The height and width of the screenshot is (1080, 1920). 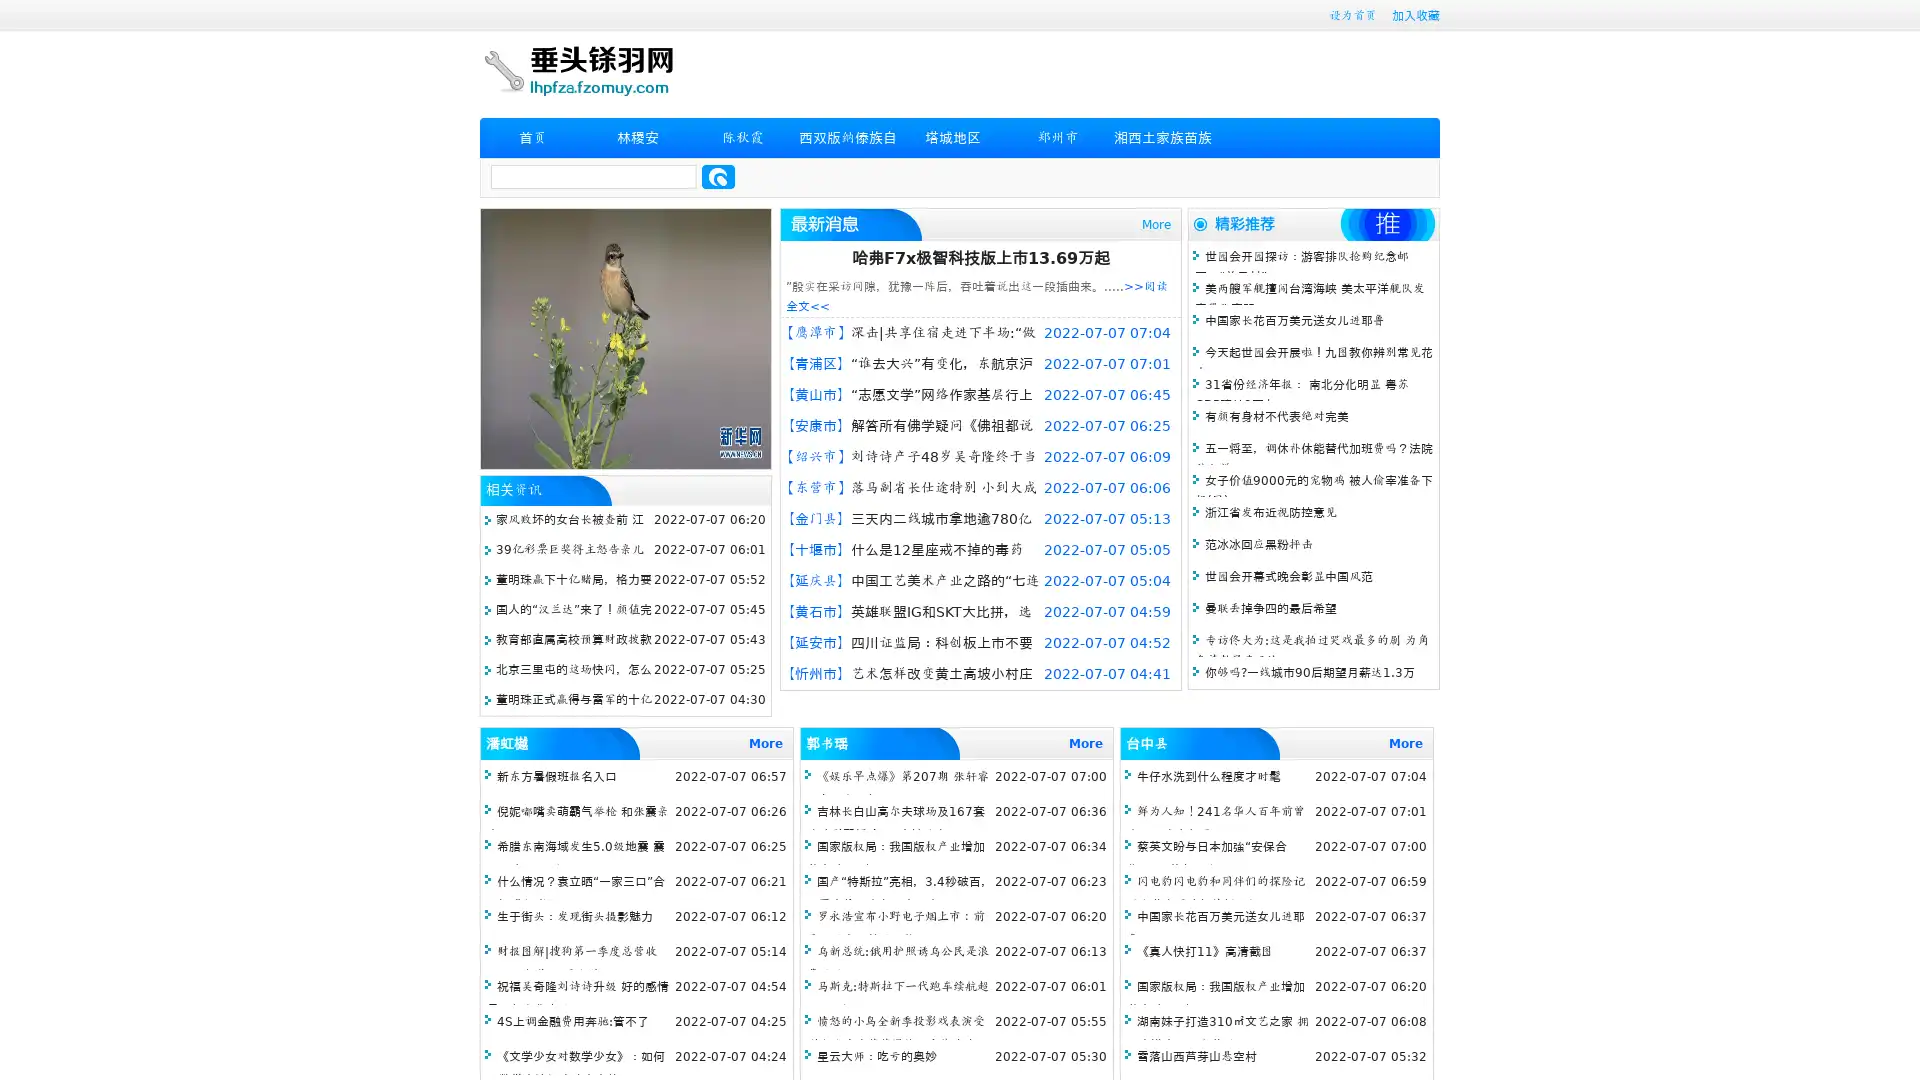 What do you see at coordinates (718, 176) in the screenshot?
I see `Search` at bounding box center [718, 176].